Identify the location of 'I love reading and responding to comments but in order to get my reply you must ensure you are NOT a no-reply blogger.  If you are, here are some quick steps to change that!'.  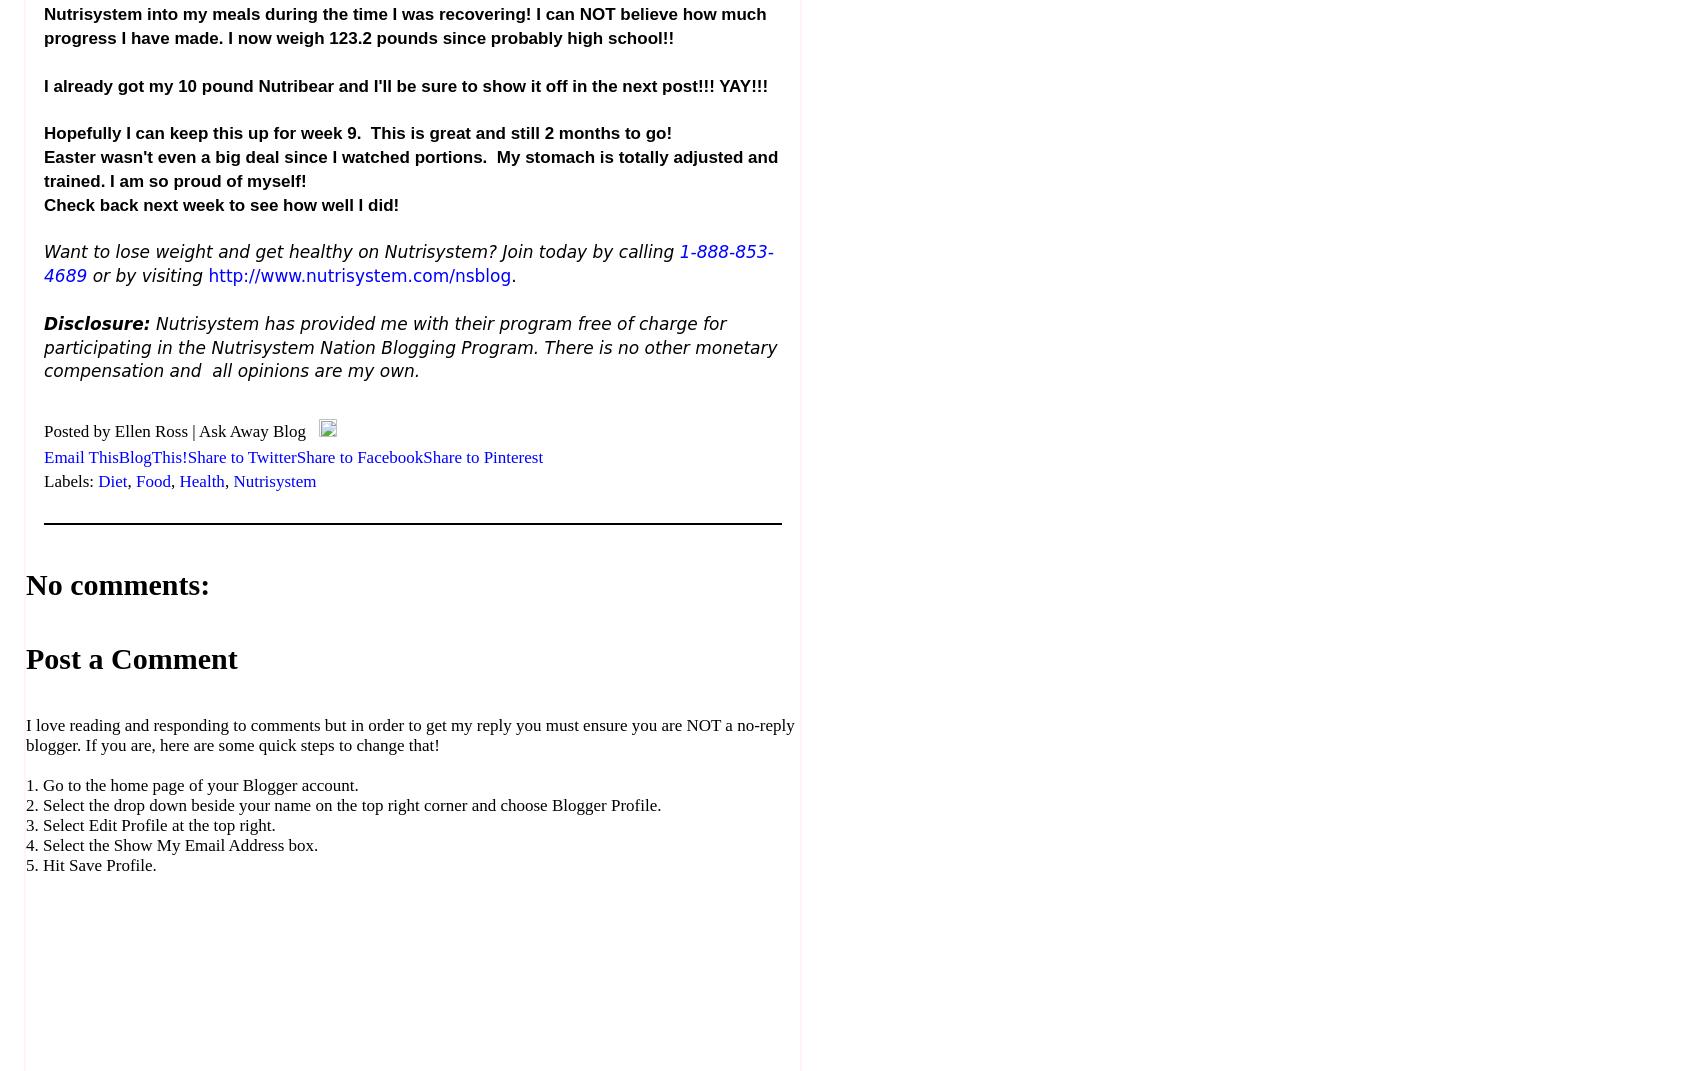
(409, 735).